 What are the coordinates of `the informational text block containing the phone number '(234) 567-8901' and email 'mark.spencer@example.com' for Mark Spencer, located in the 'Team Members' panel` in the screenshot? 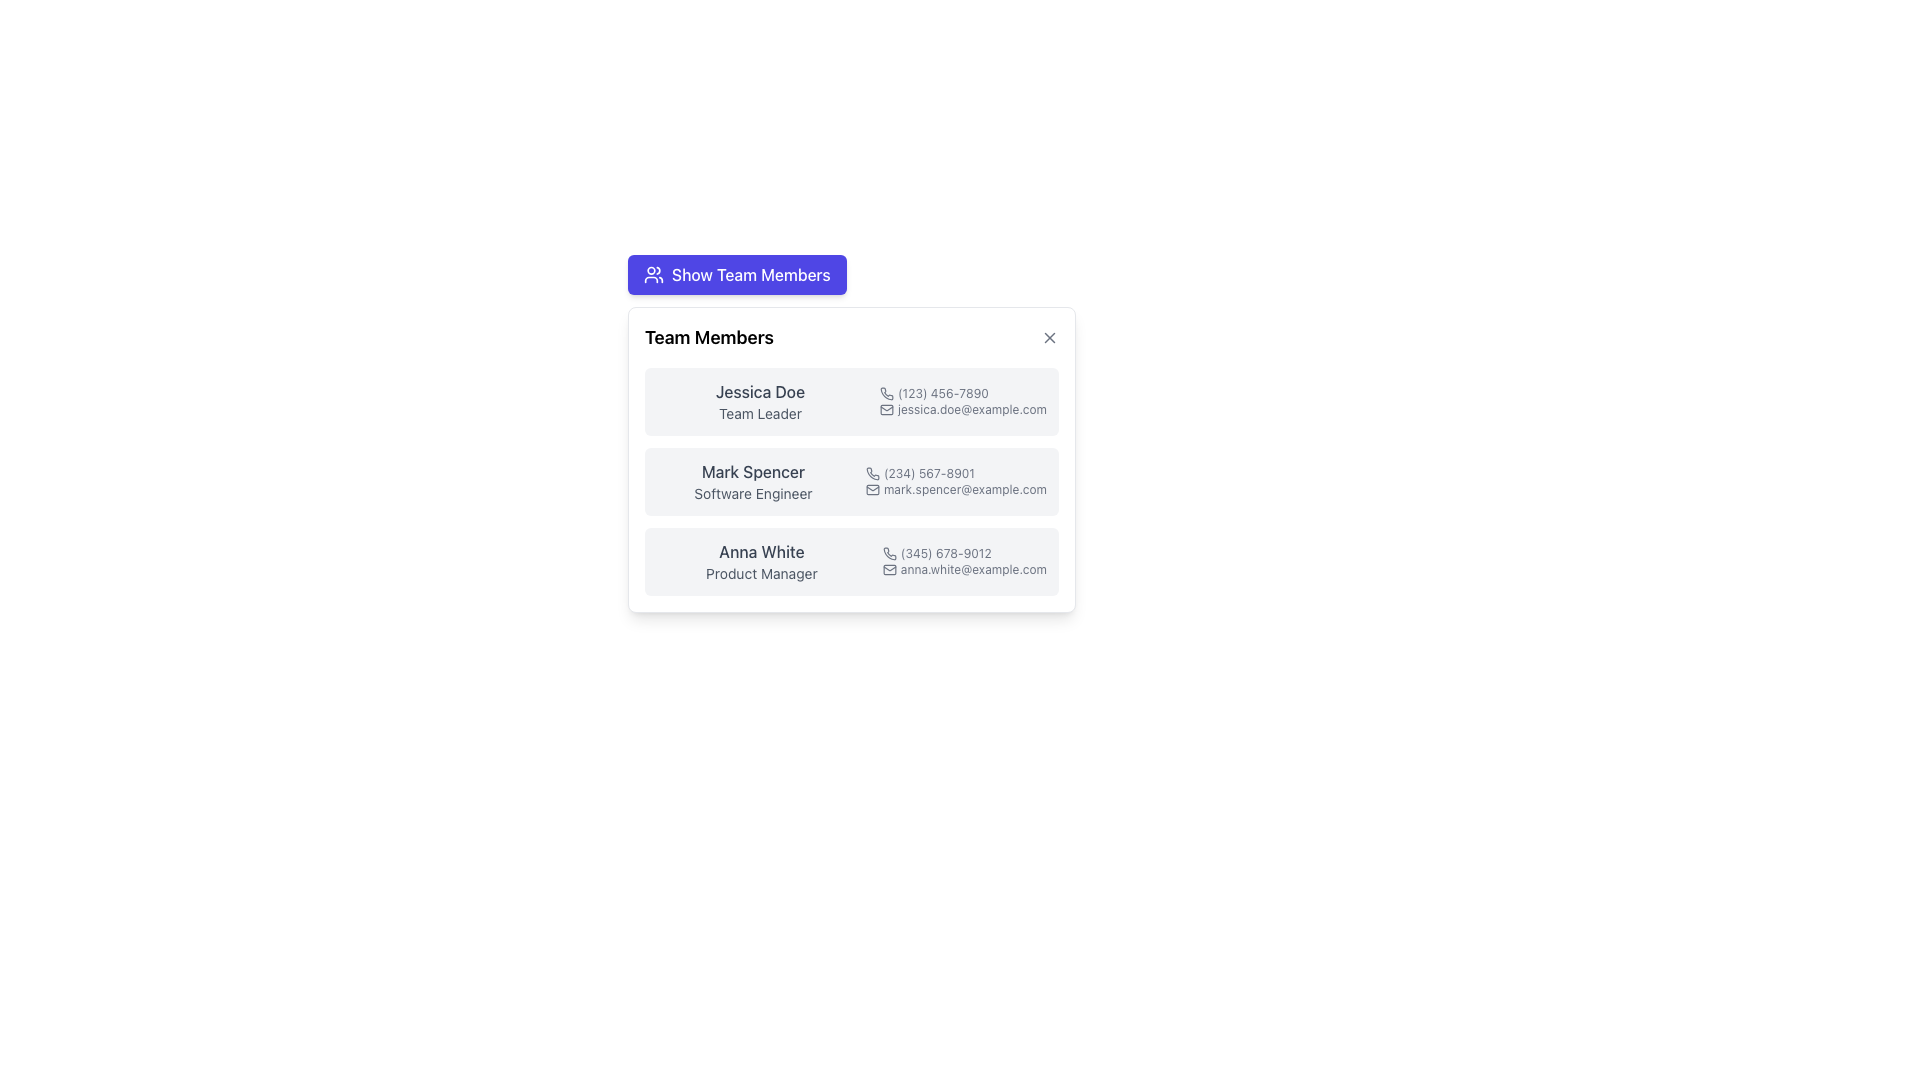 It's located at (955, 482).